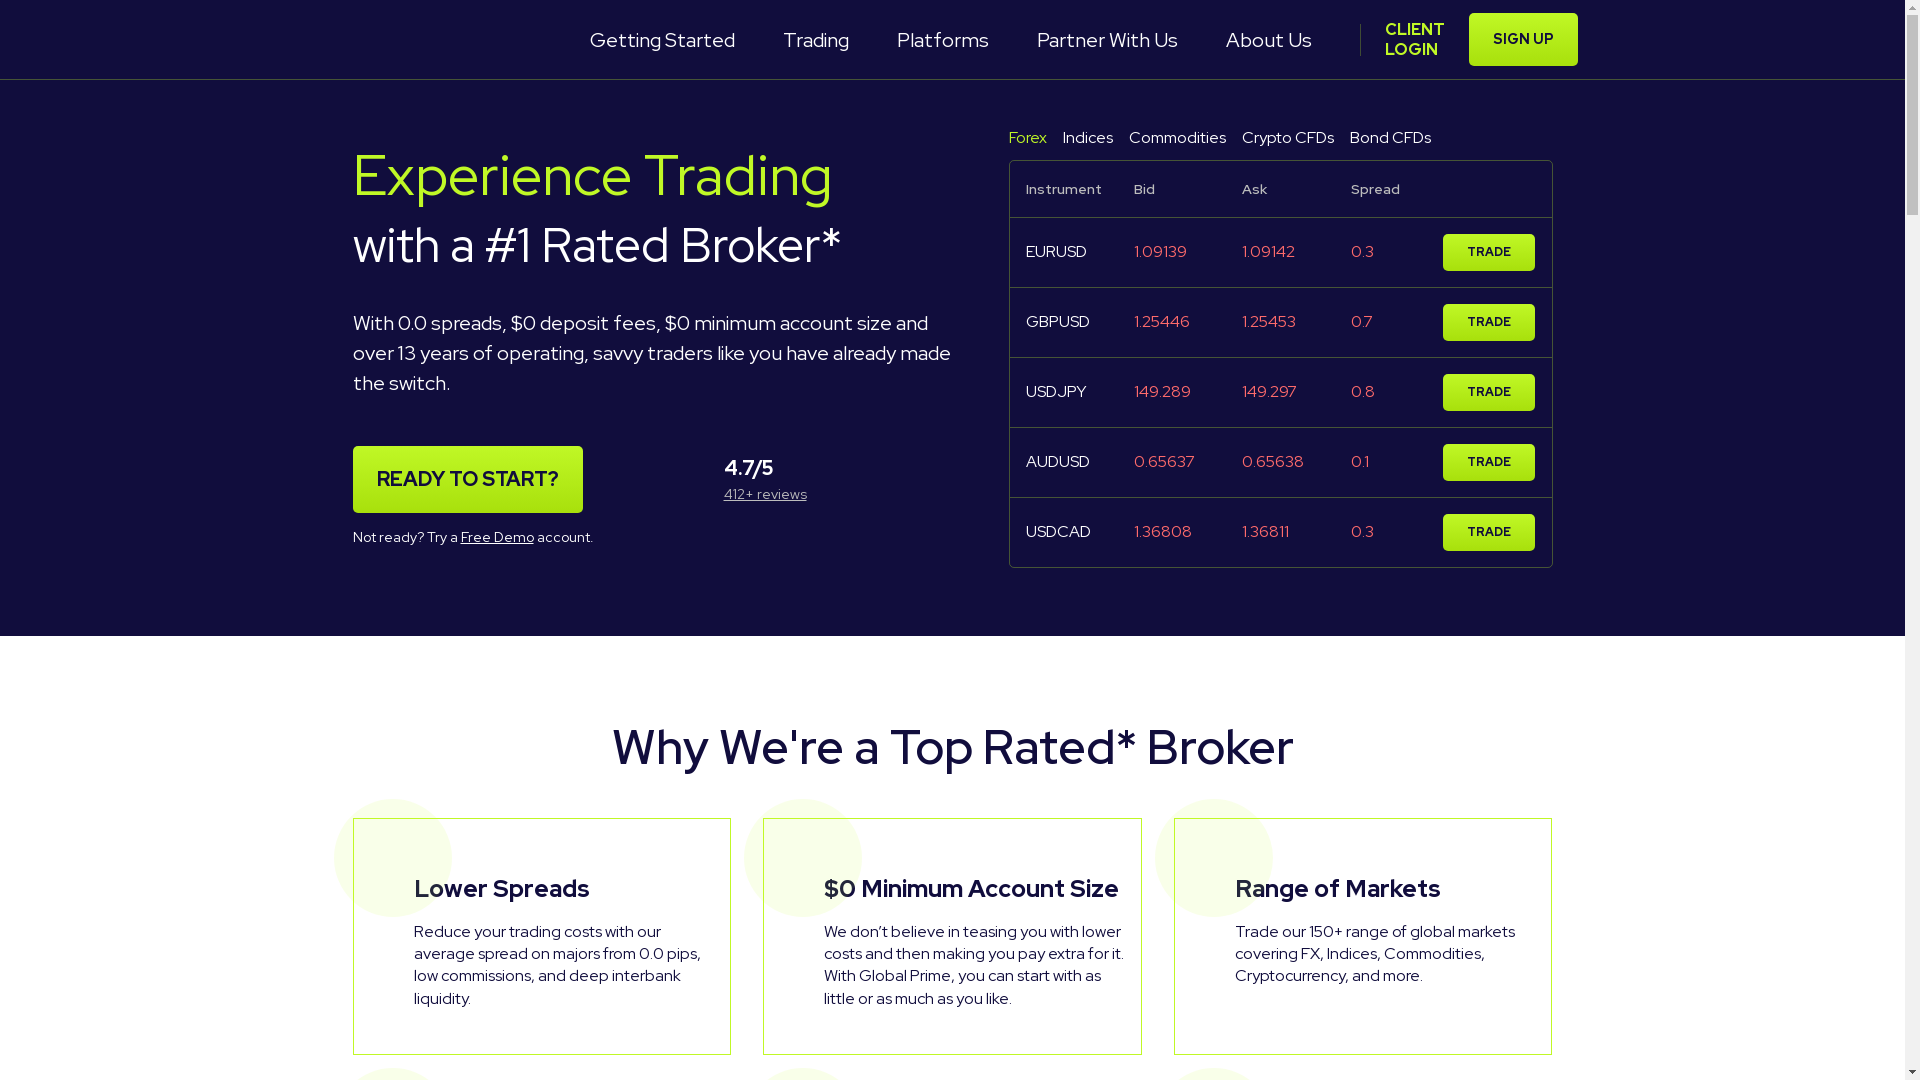 Image resolution: width=1920 pixels, height=1080 pixels. What do you see at coordinates (723, 493) in the screenshot?
I see `'412+ reviews'` at bounding box center [723, 493].